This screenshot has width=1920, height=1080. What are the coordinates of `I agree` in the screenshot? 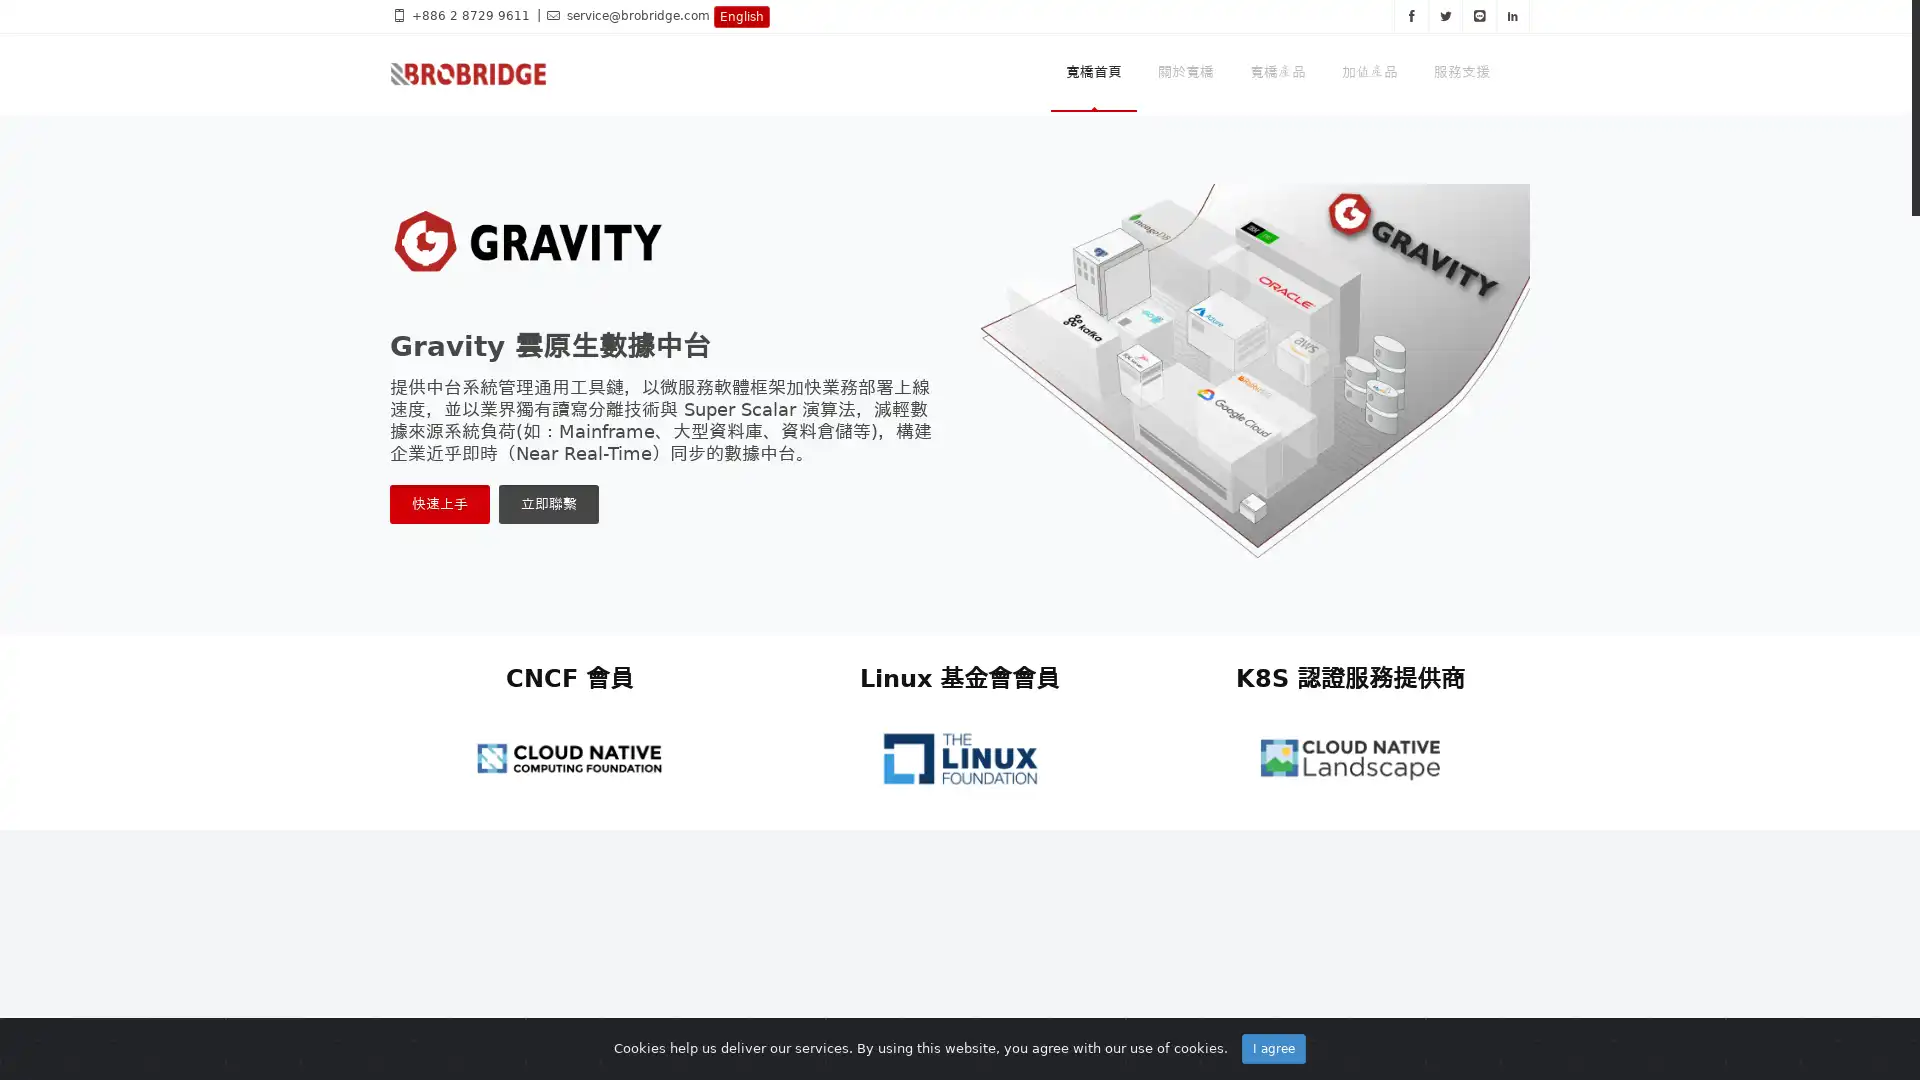 It's located at (1272, 1048).